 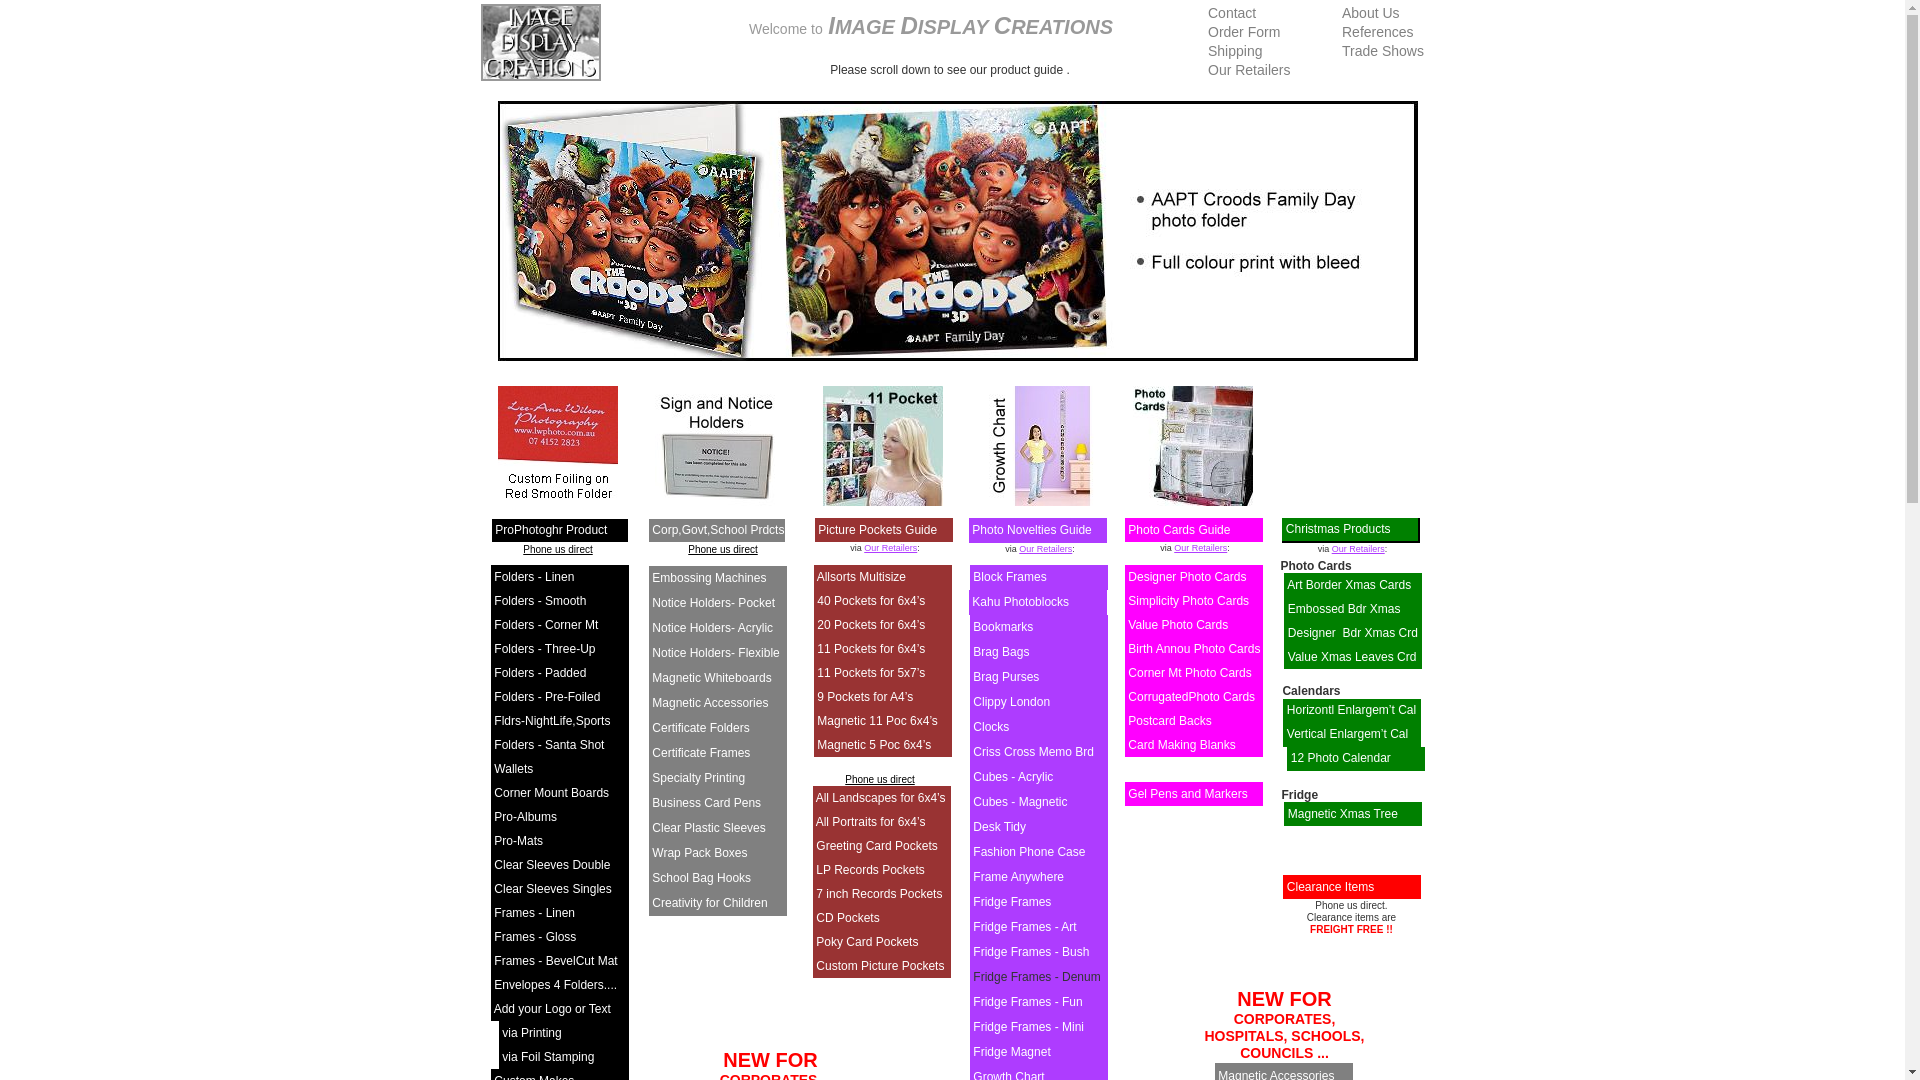 What do you see at coordinates (534, 937) in the screenshot?
I see `'Frames - Gloss'` at bounding box center [534, 937].